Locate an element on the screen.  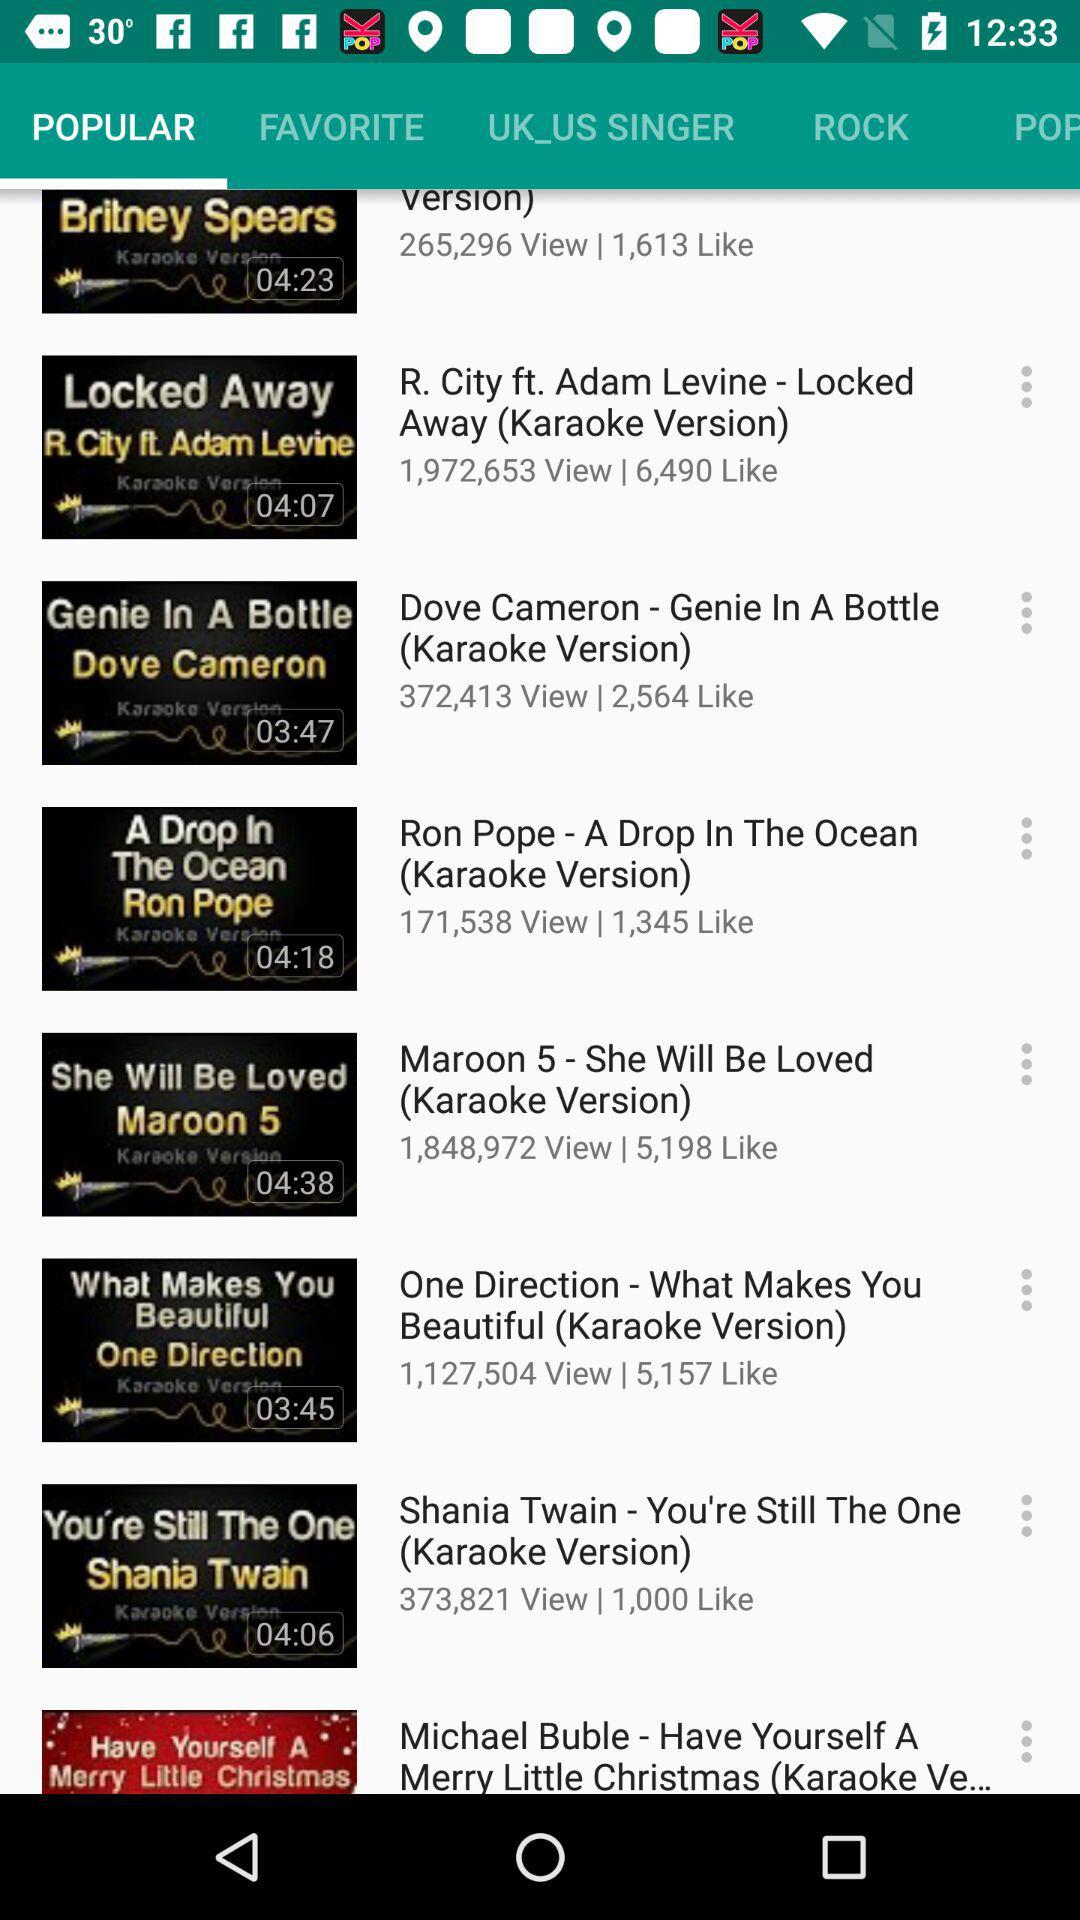
setting button is located at coordinates (1016, 1740).